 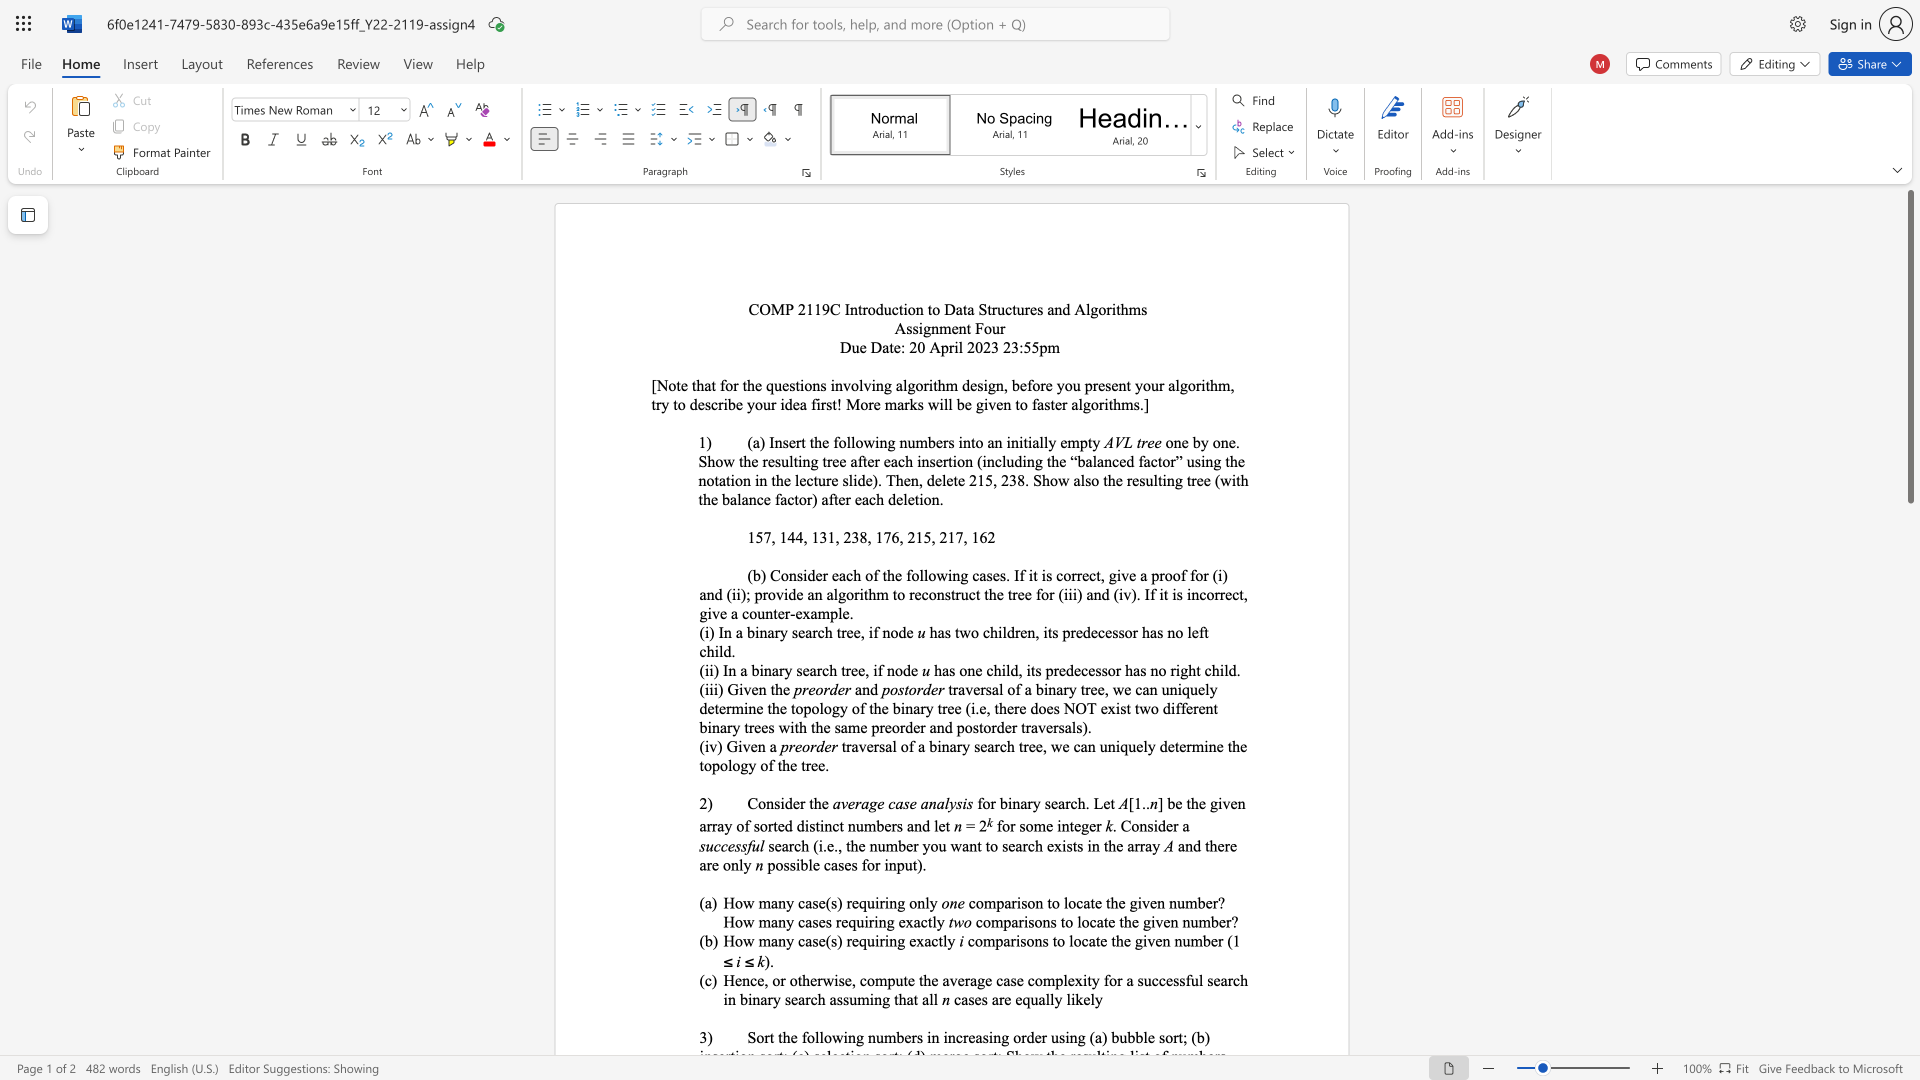 I want to click on the 1th character "n" in the text, so click(x=760, y=746).